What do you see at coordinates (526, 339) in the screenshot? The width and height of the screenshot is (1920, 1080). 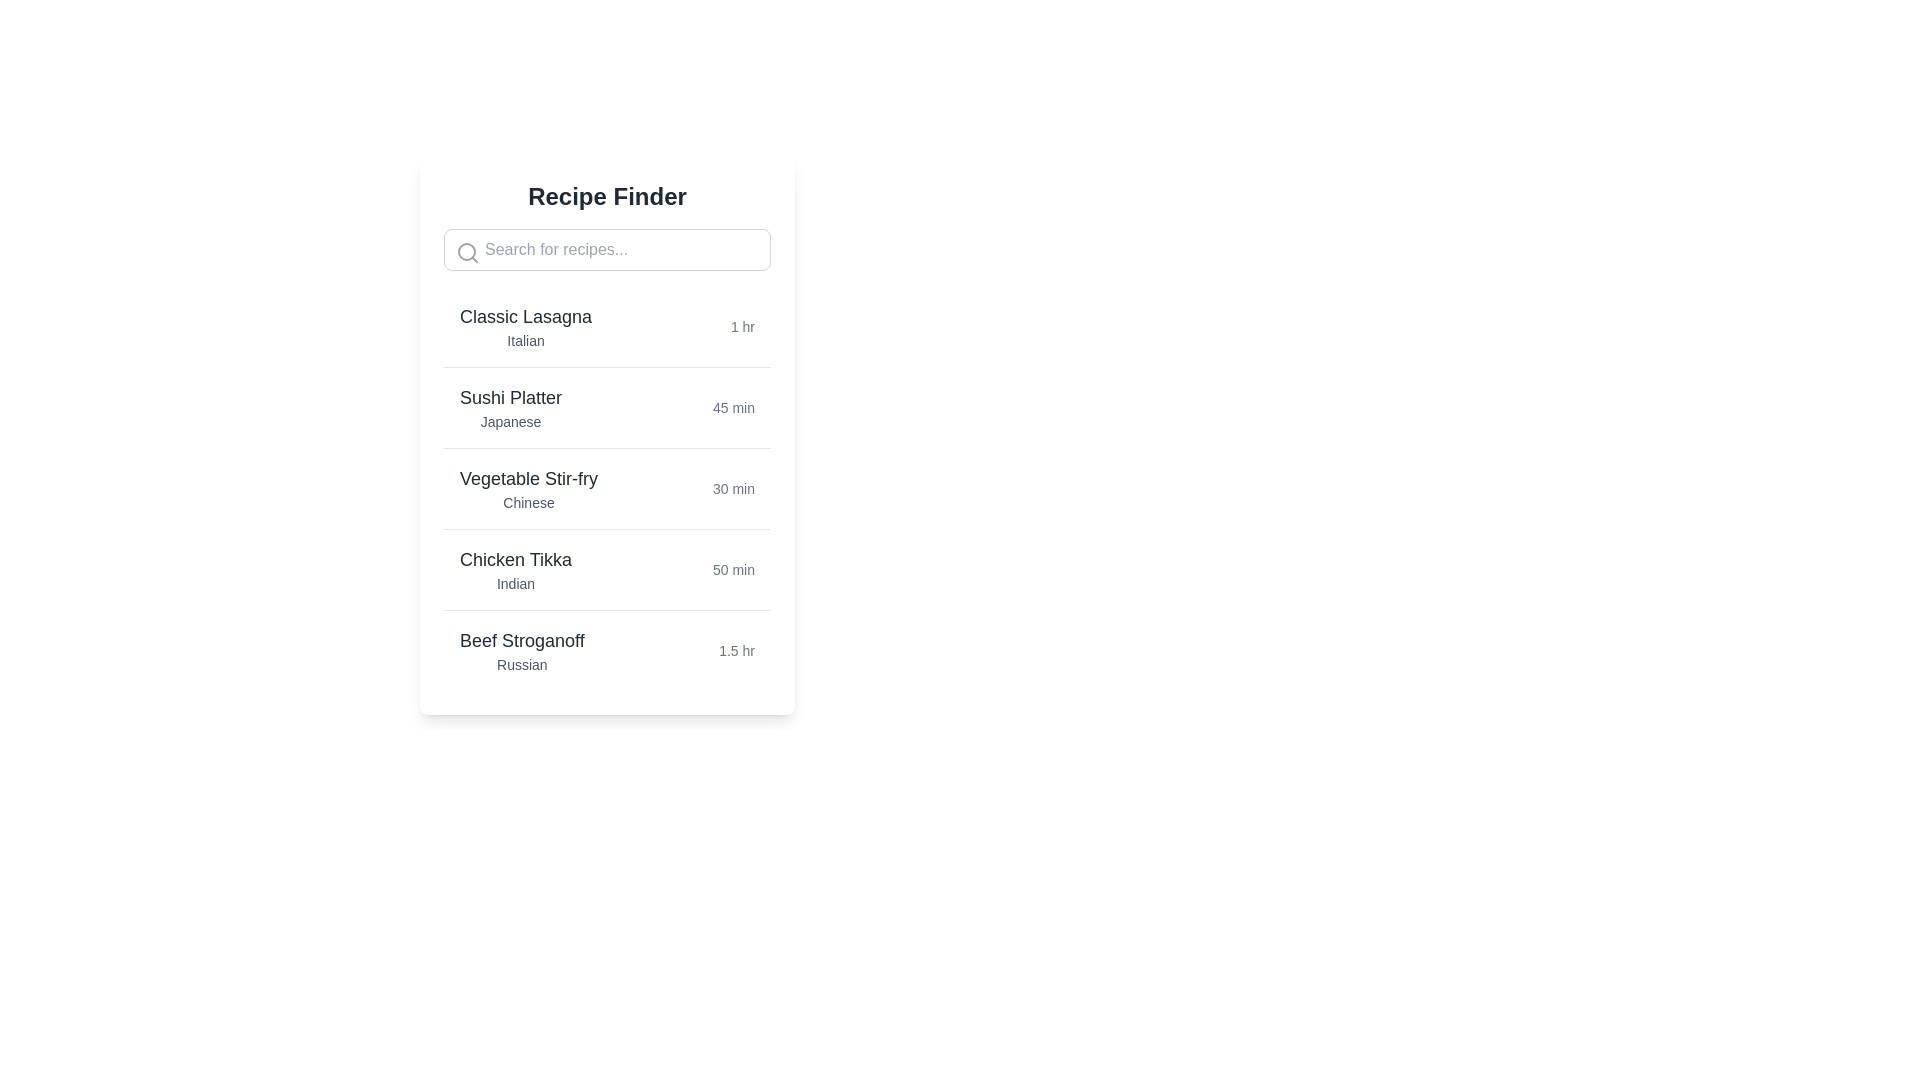 I see `the small gray text label displaying 'Italian', which is located directly below the 'Classic Lasagna' text` at bounding box center [526, 339].